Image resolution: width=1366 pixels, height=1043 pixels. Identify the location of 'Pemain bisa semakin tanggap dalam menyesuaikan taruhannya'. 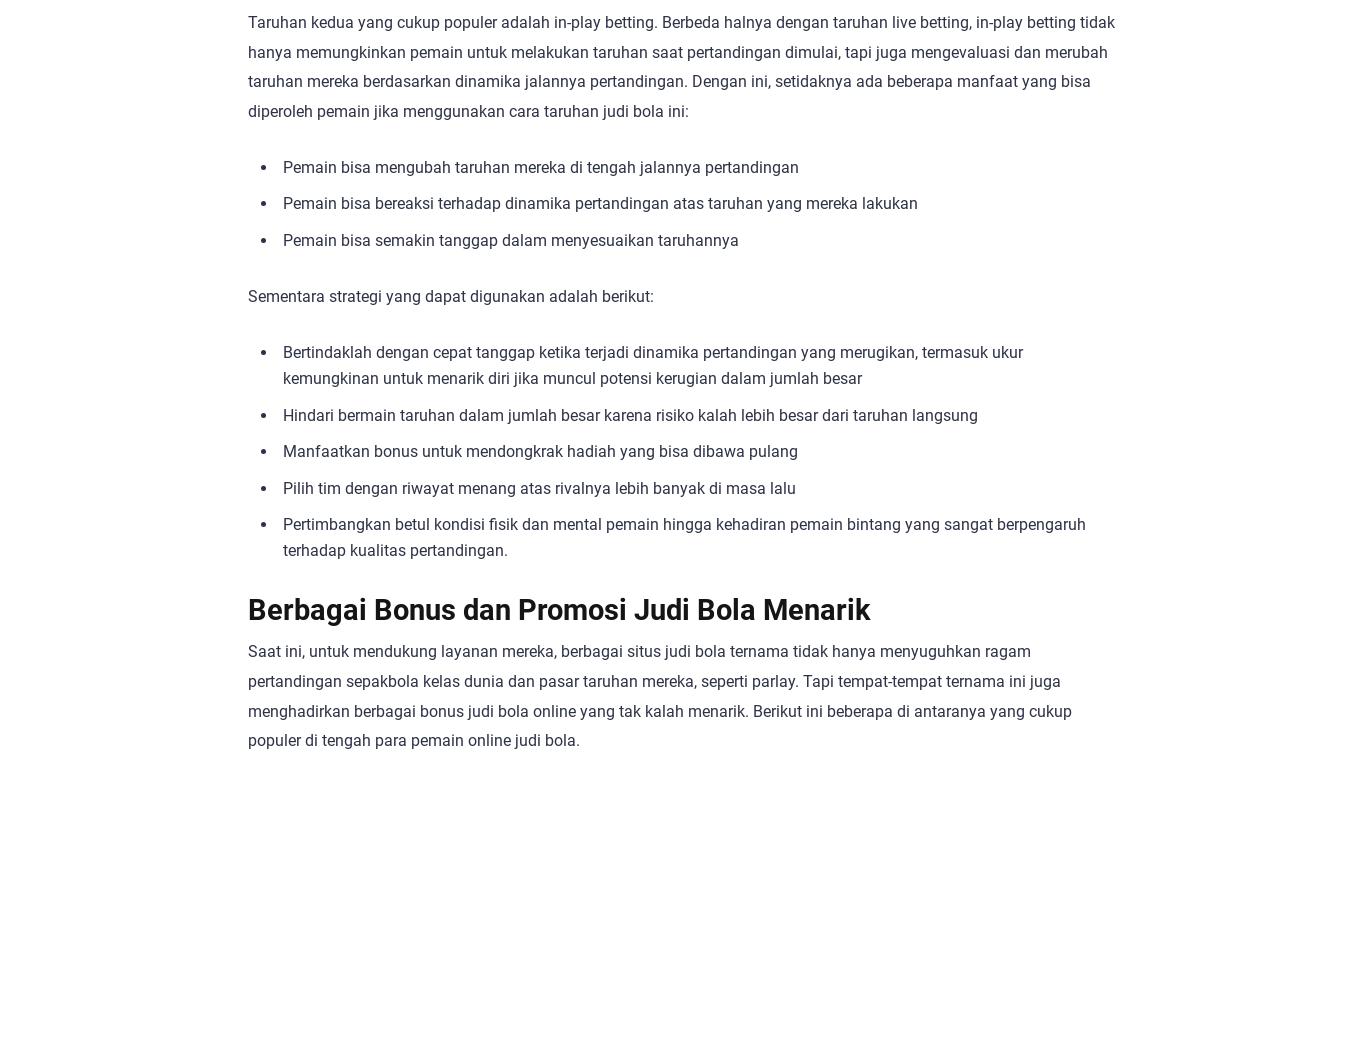
(511, 239).